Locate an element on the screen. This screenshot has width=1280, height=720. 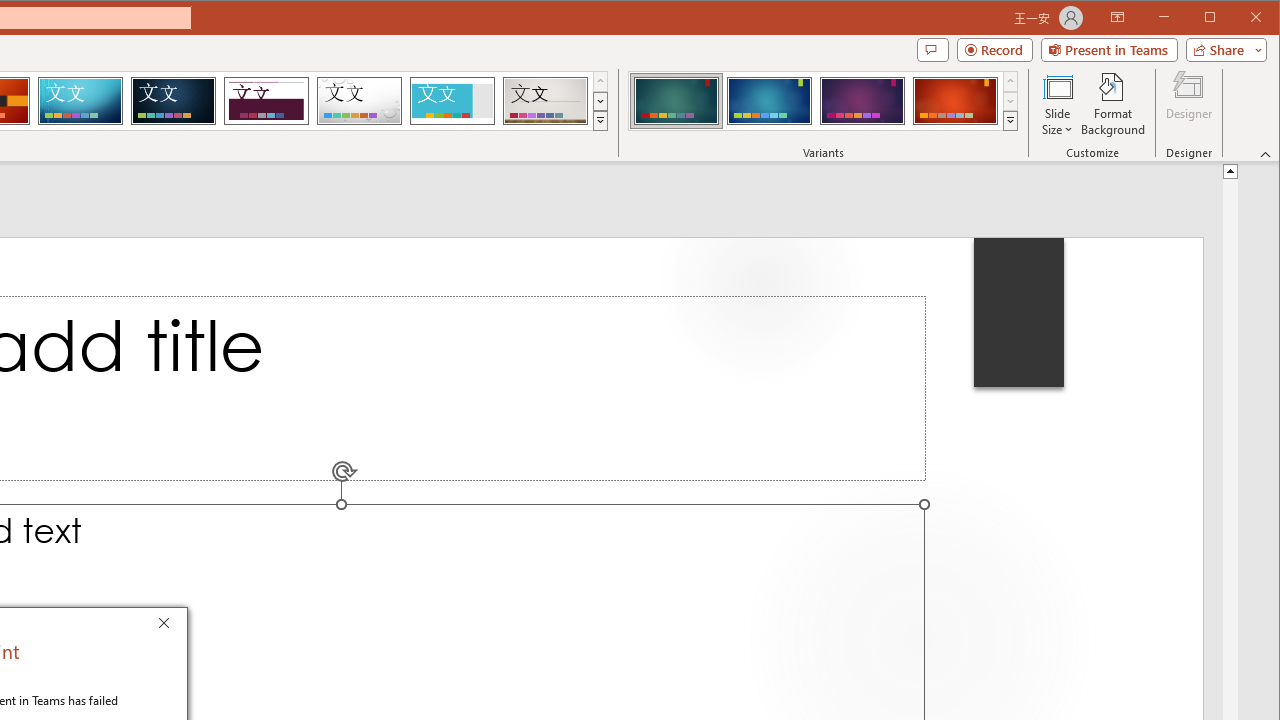
'AutomationID: ThemeVariantsGallery' is located at coordinates (824, 101).